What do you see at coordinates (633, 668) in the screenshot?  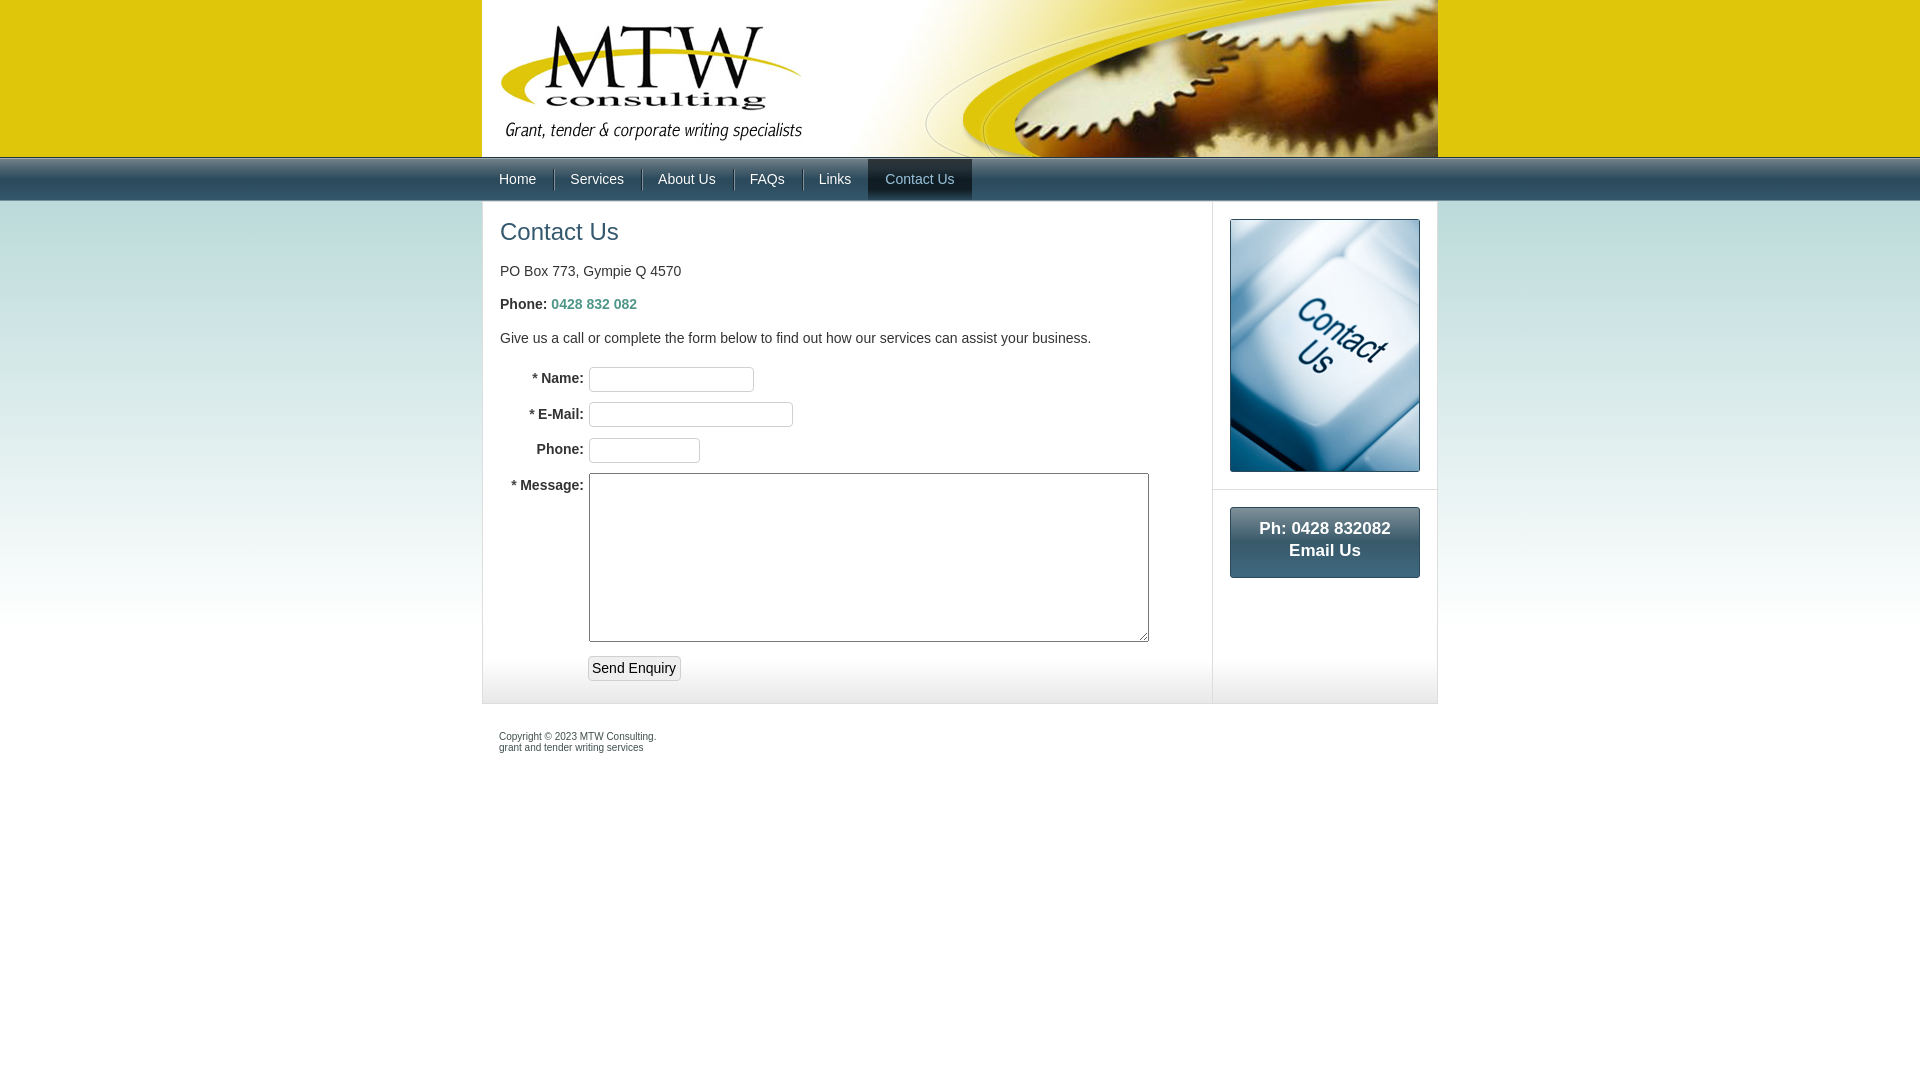 I see `'Send Enquiry'` at bounding box center [633, 668].